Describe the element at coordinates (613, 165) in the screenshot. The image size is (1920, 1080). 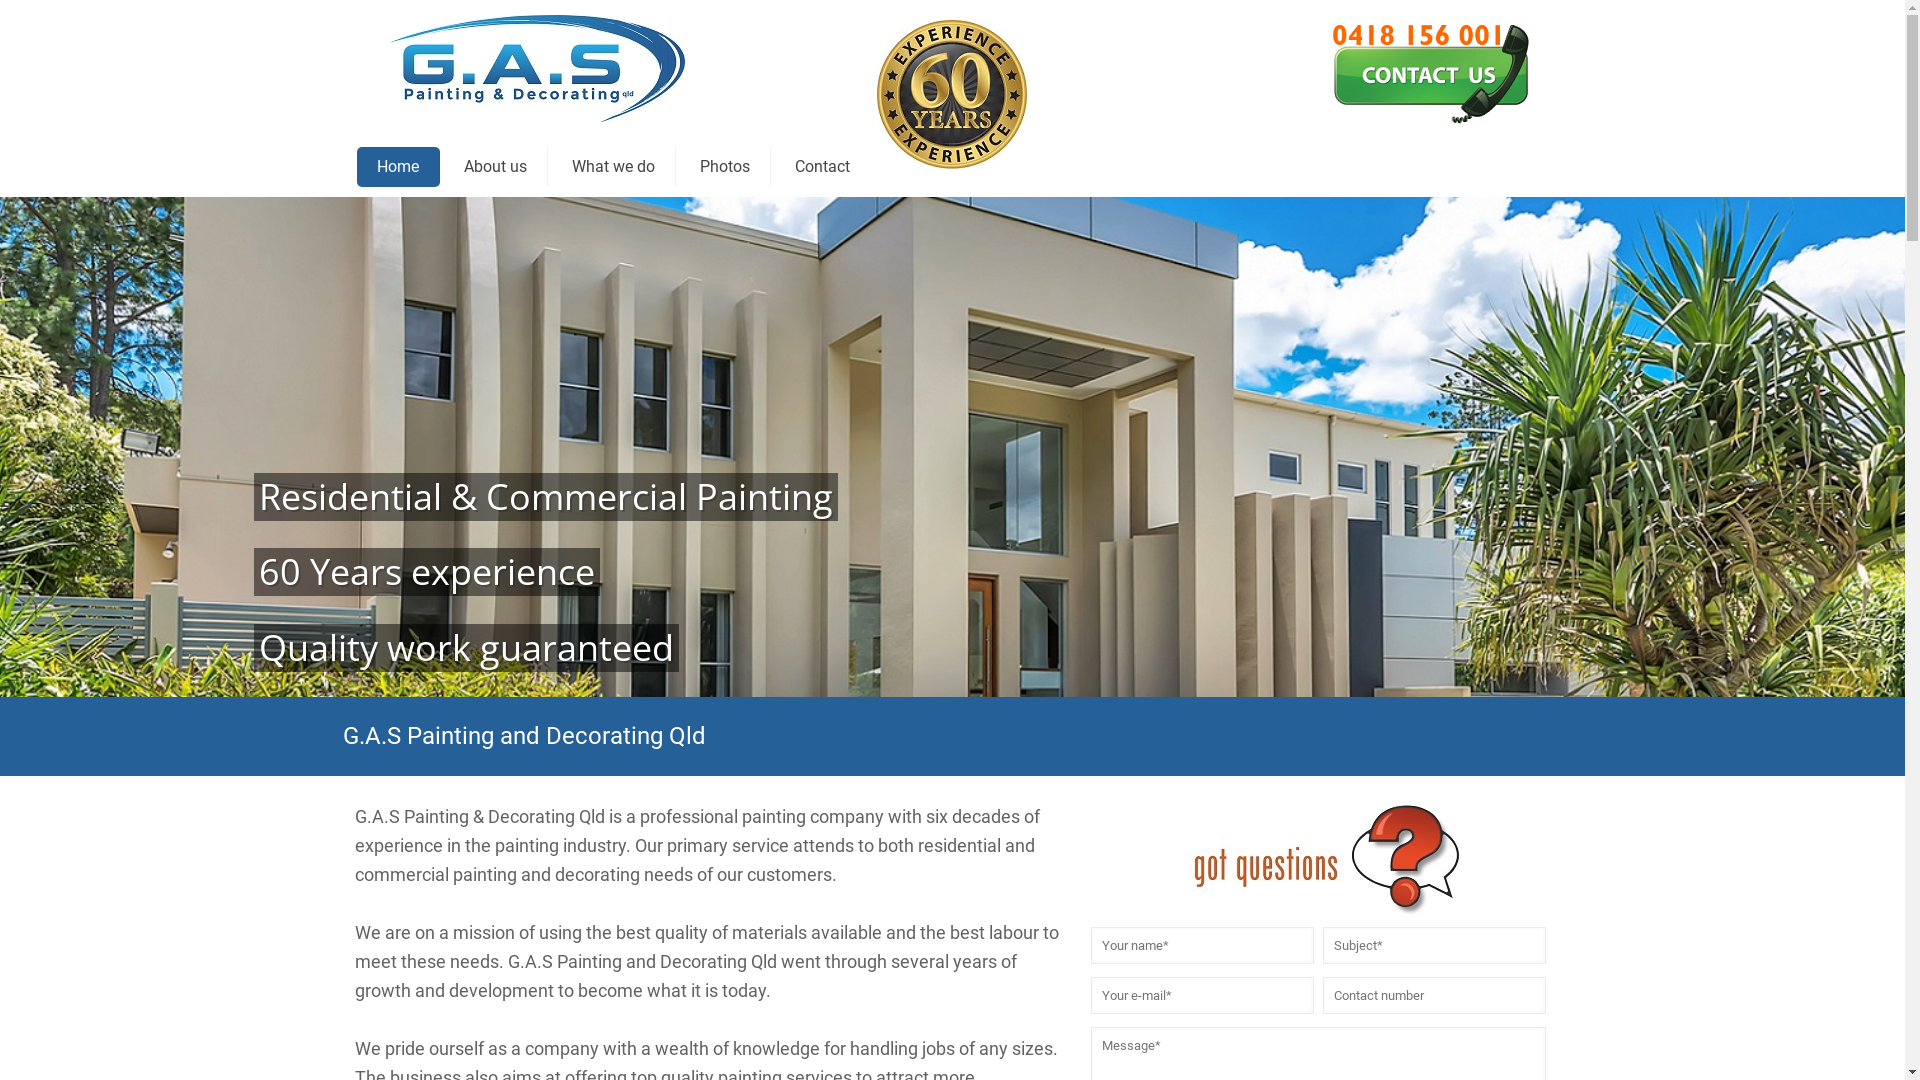
I see `'What we do'` at that location.